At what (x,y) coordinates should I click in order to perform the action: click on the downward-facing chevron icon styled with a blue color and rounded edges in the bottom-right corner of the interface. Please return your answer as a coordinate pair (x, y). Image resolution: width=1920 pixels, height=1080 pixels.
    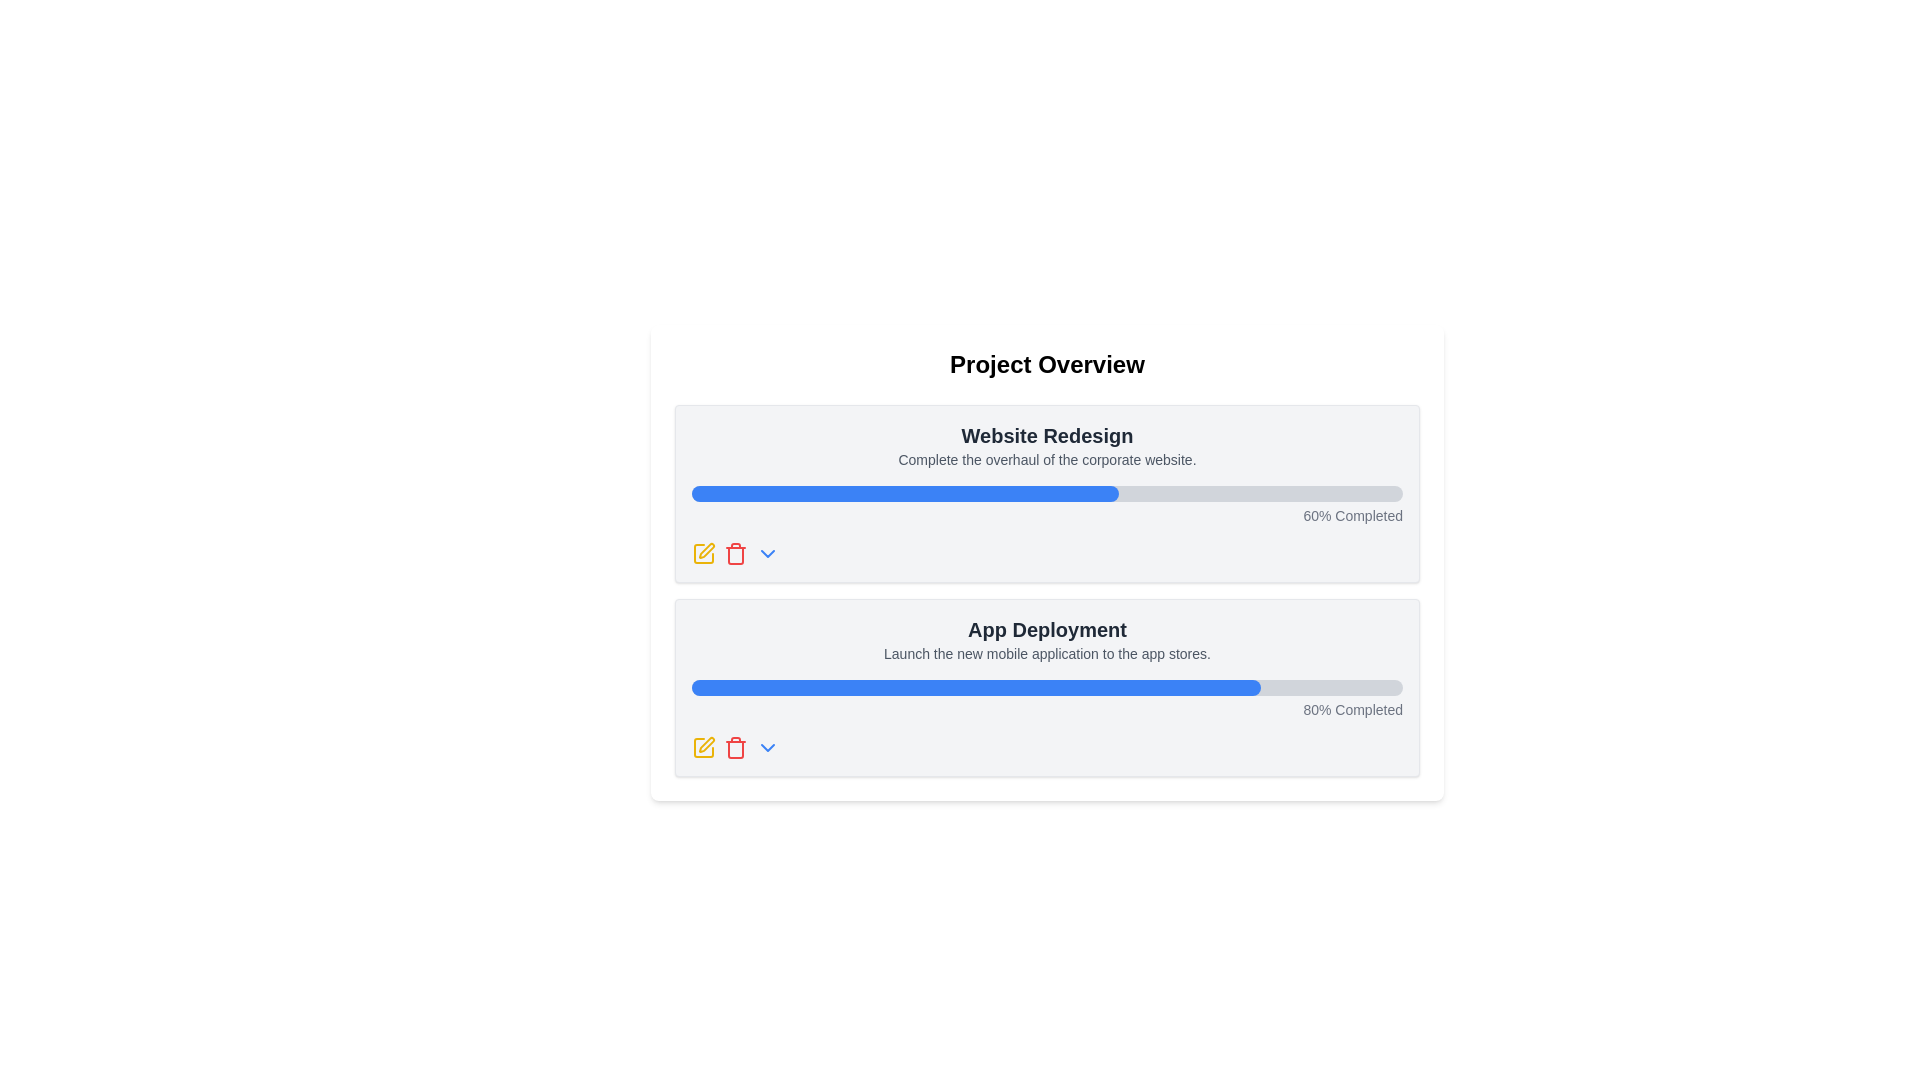
    Looking at the image, I should click on (767, 748).